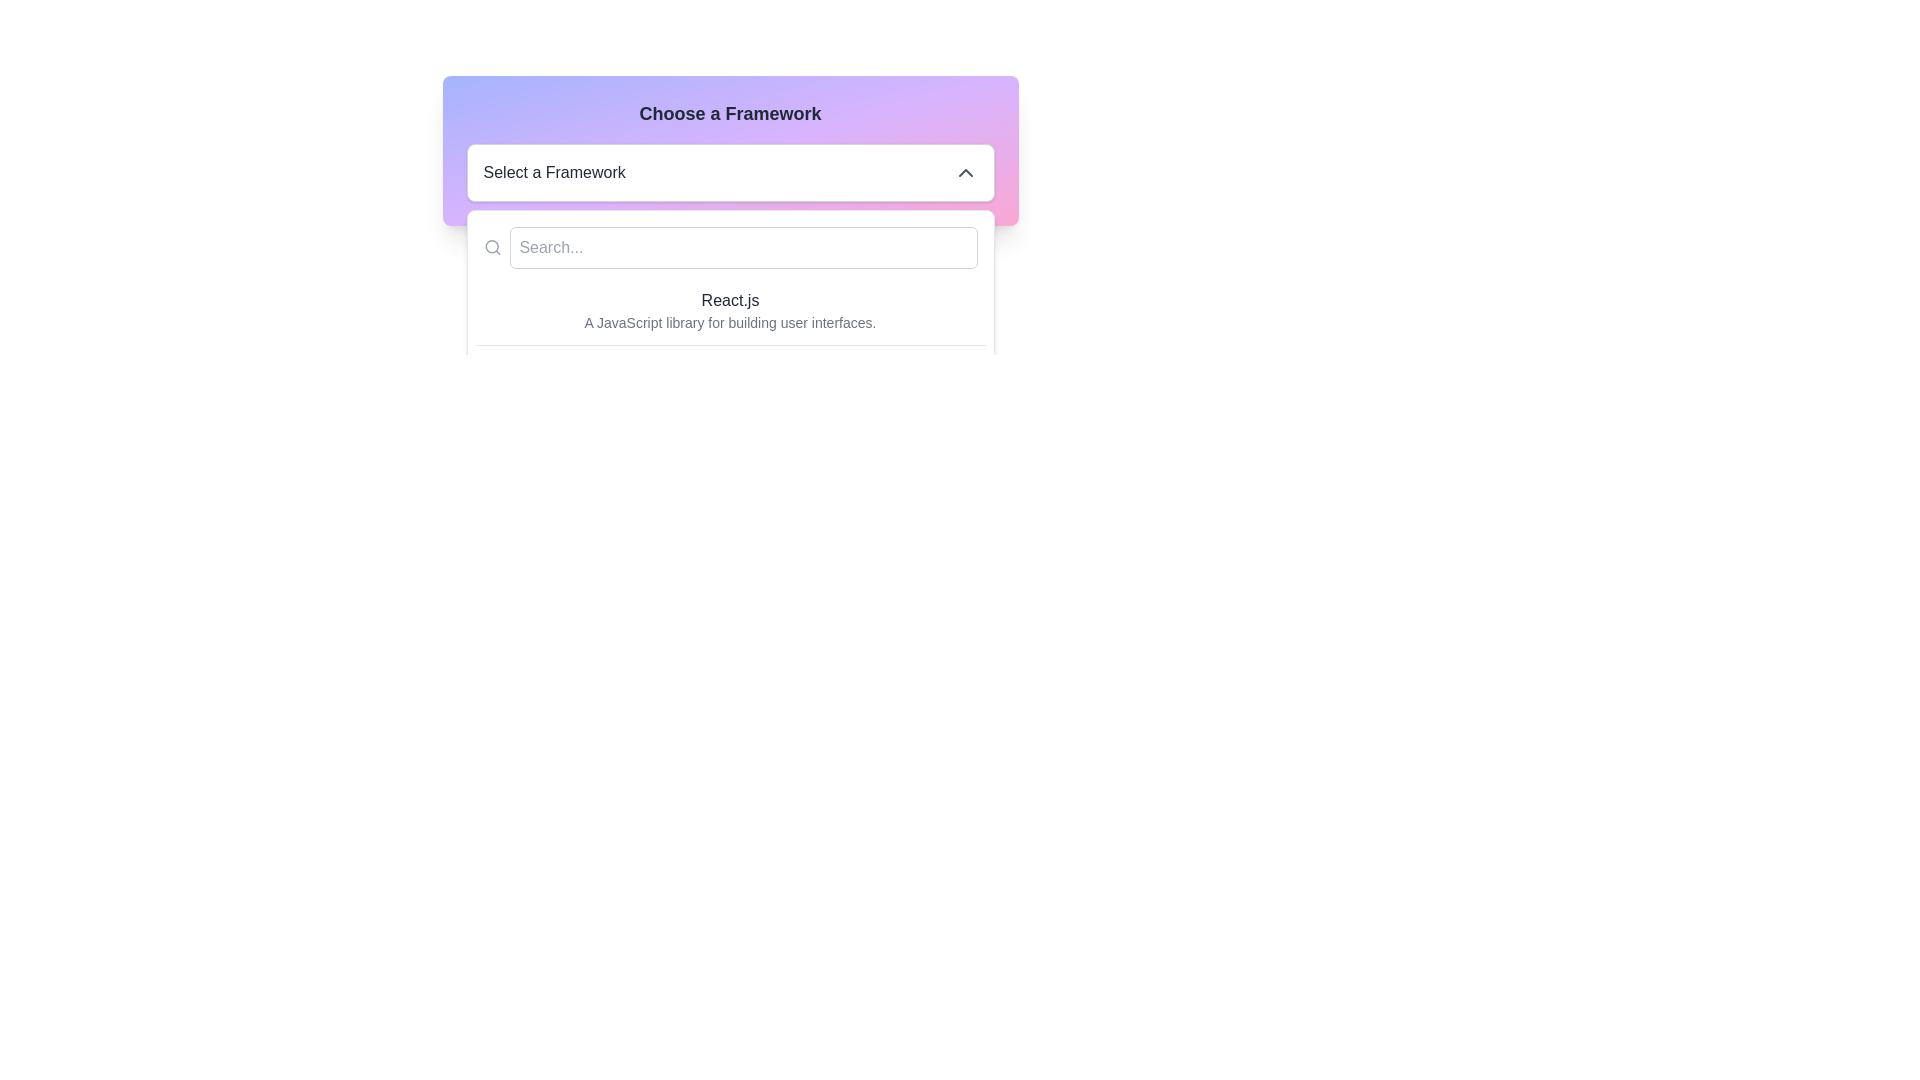  What do you see at coordinates (729, 311) in the screenshot?
I see `the first item in the selection list that represents the framework 'React.js', located immediately below the search field in the dropdown menu` at bounding box center [729, 311].